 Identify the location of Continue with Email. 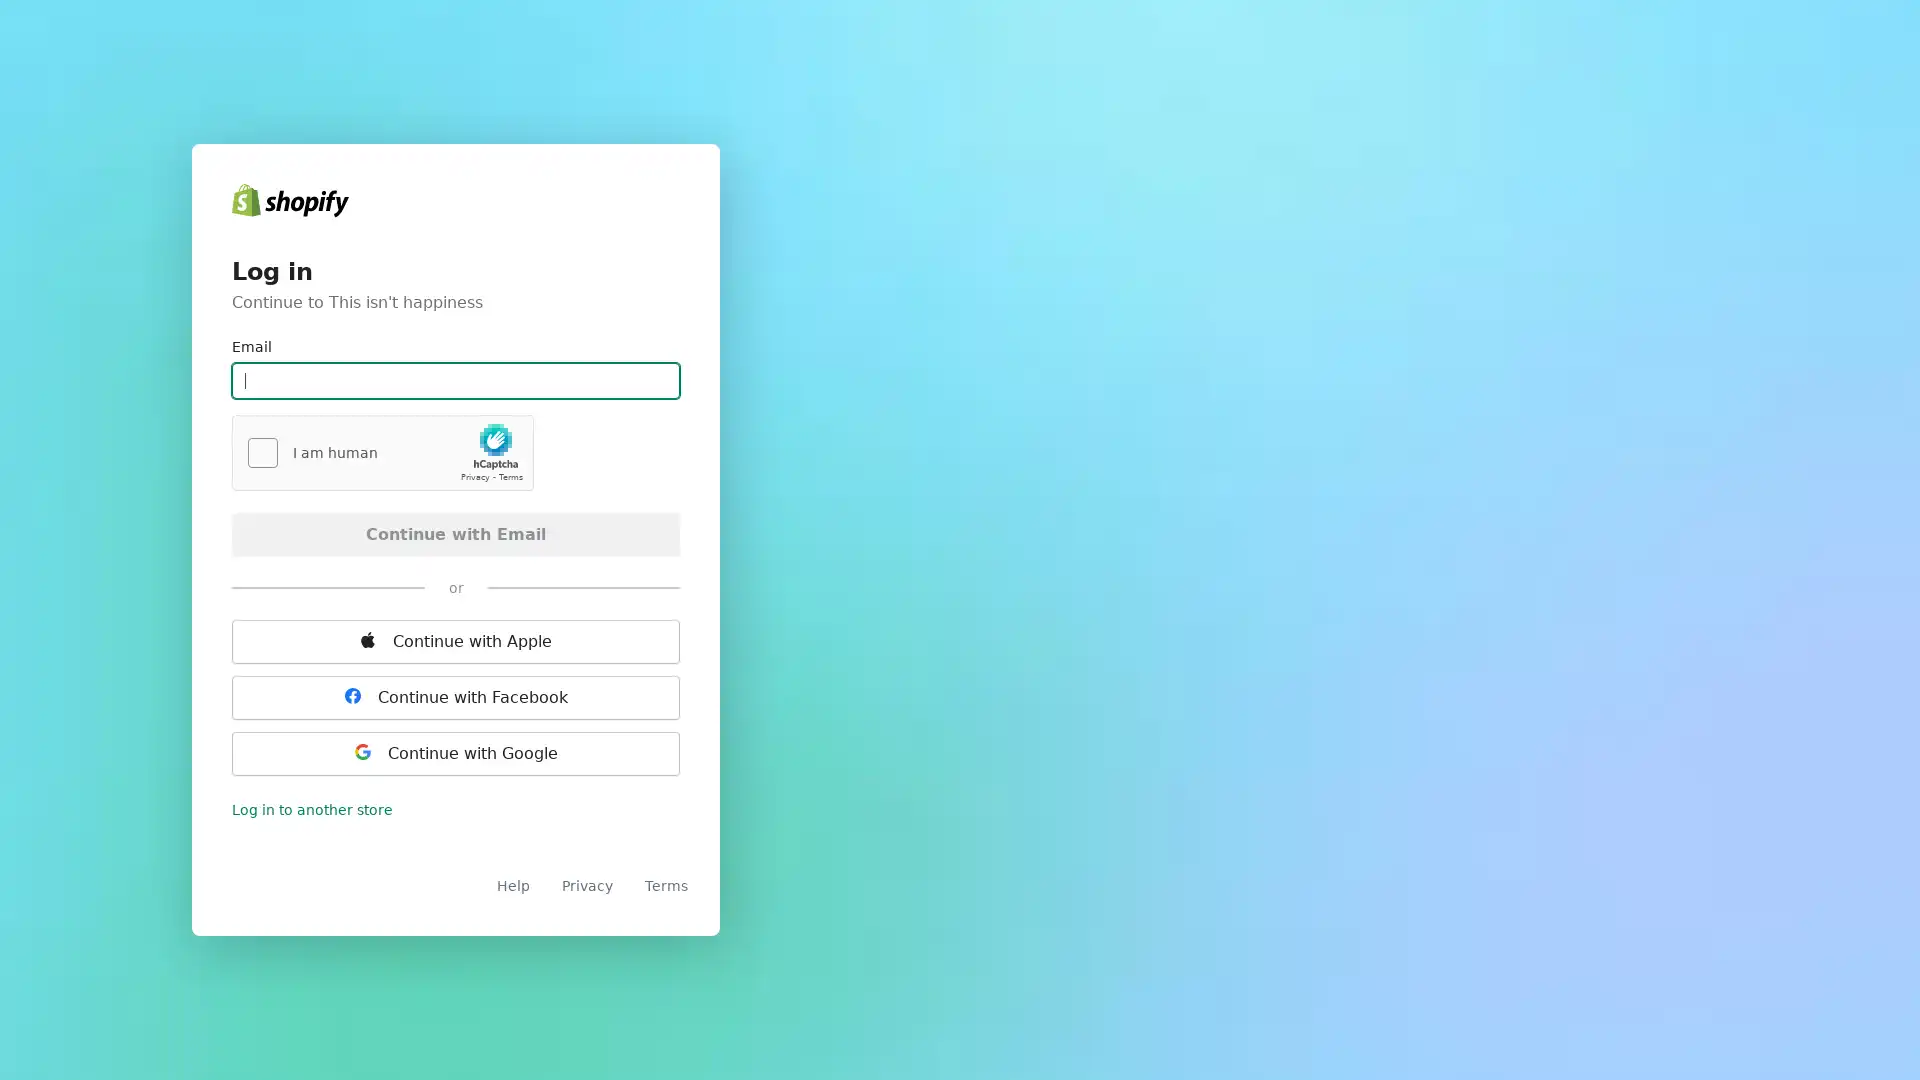
(455, 532).